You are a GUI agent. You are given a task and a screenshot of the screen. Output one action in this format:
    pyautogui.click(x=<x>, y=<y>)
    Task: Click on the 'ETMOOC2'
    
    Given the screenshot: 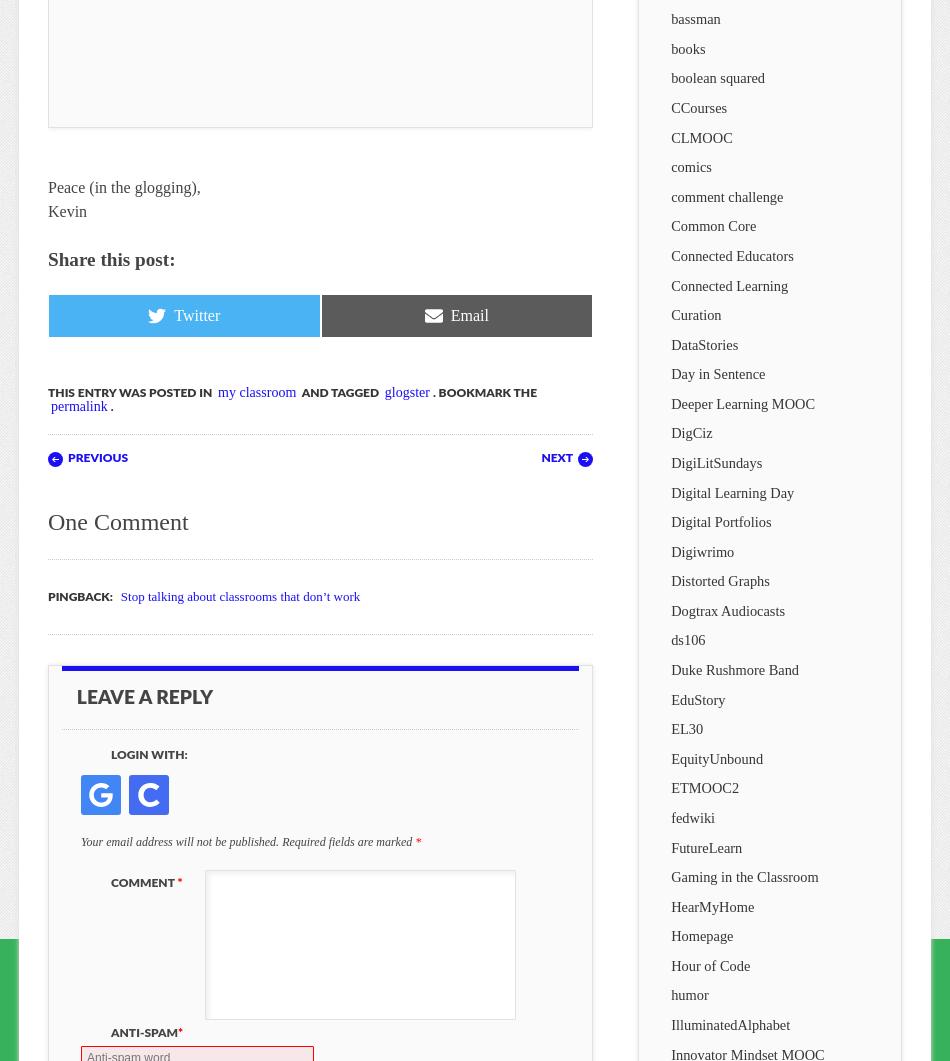 What is the action you would take?
    pyautogui.click(x=704, y=788)
    